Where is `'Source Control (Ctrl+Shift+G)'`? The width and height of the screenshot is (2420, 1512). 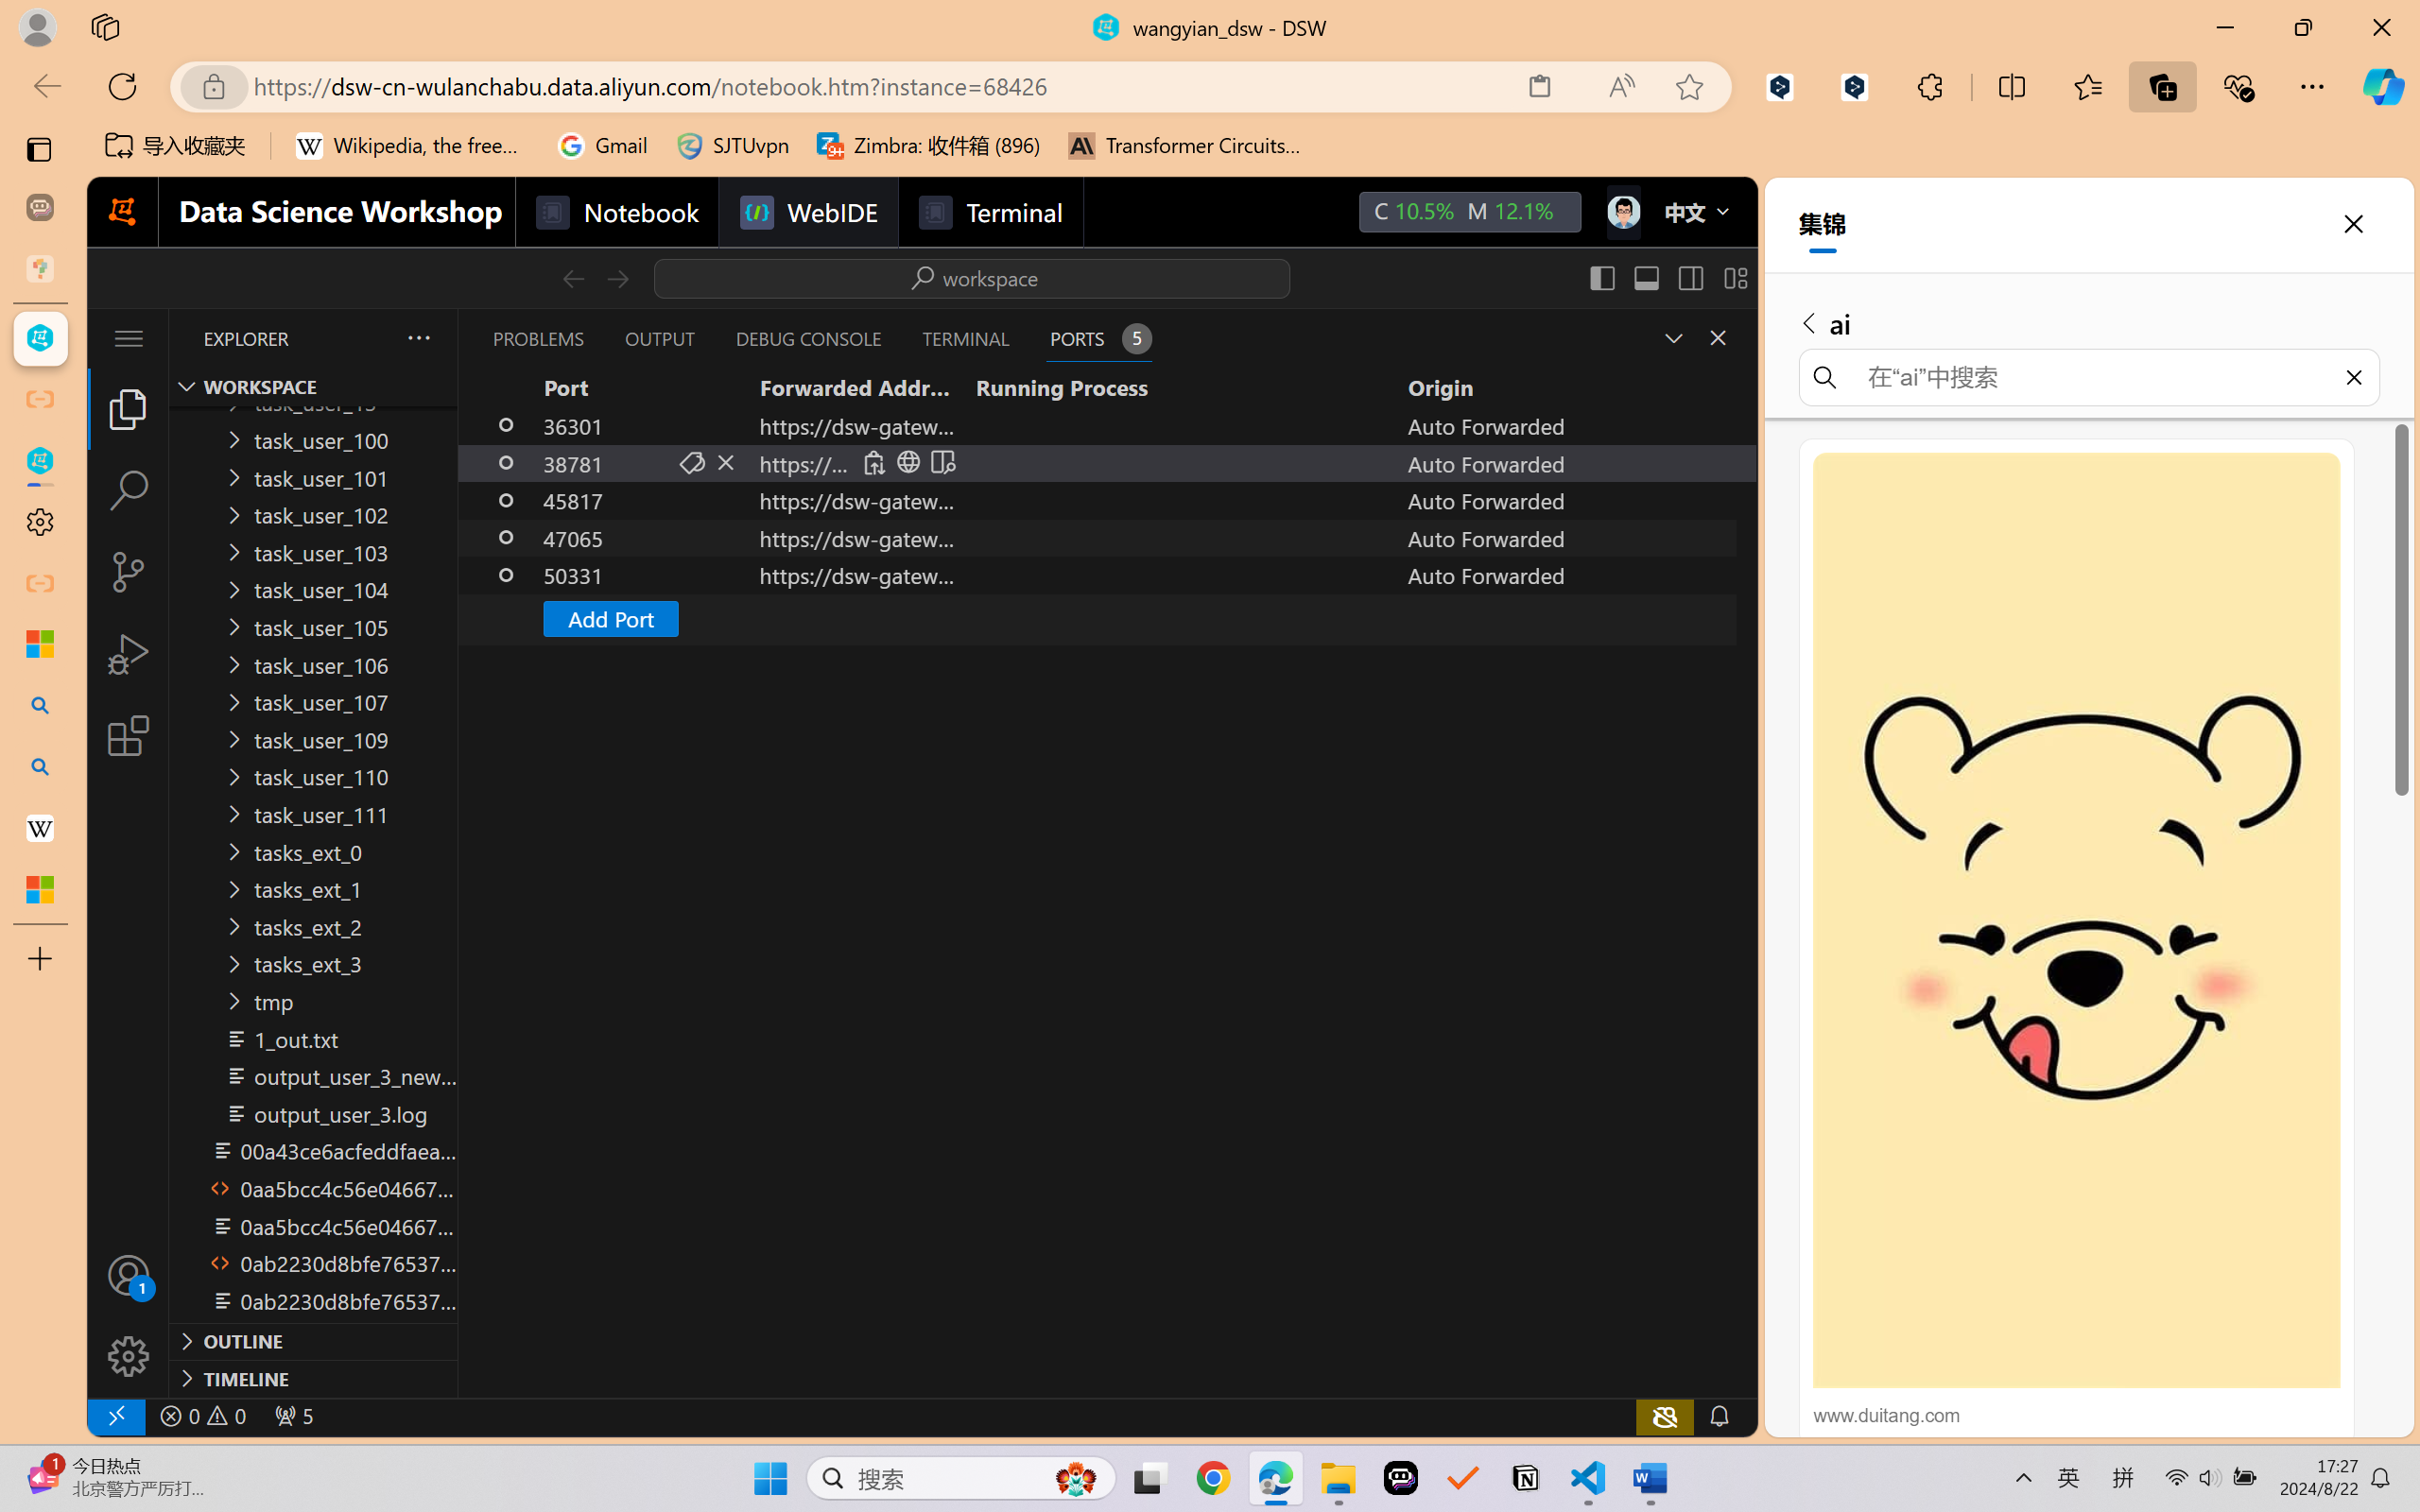 'Source Control (Ctrl+Shift+G)' is located at coordinates (127, 572).